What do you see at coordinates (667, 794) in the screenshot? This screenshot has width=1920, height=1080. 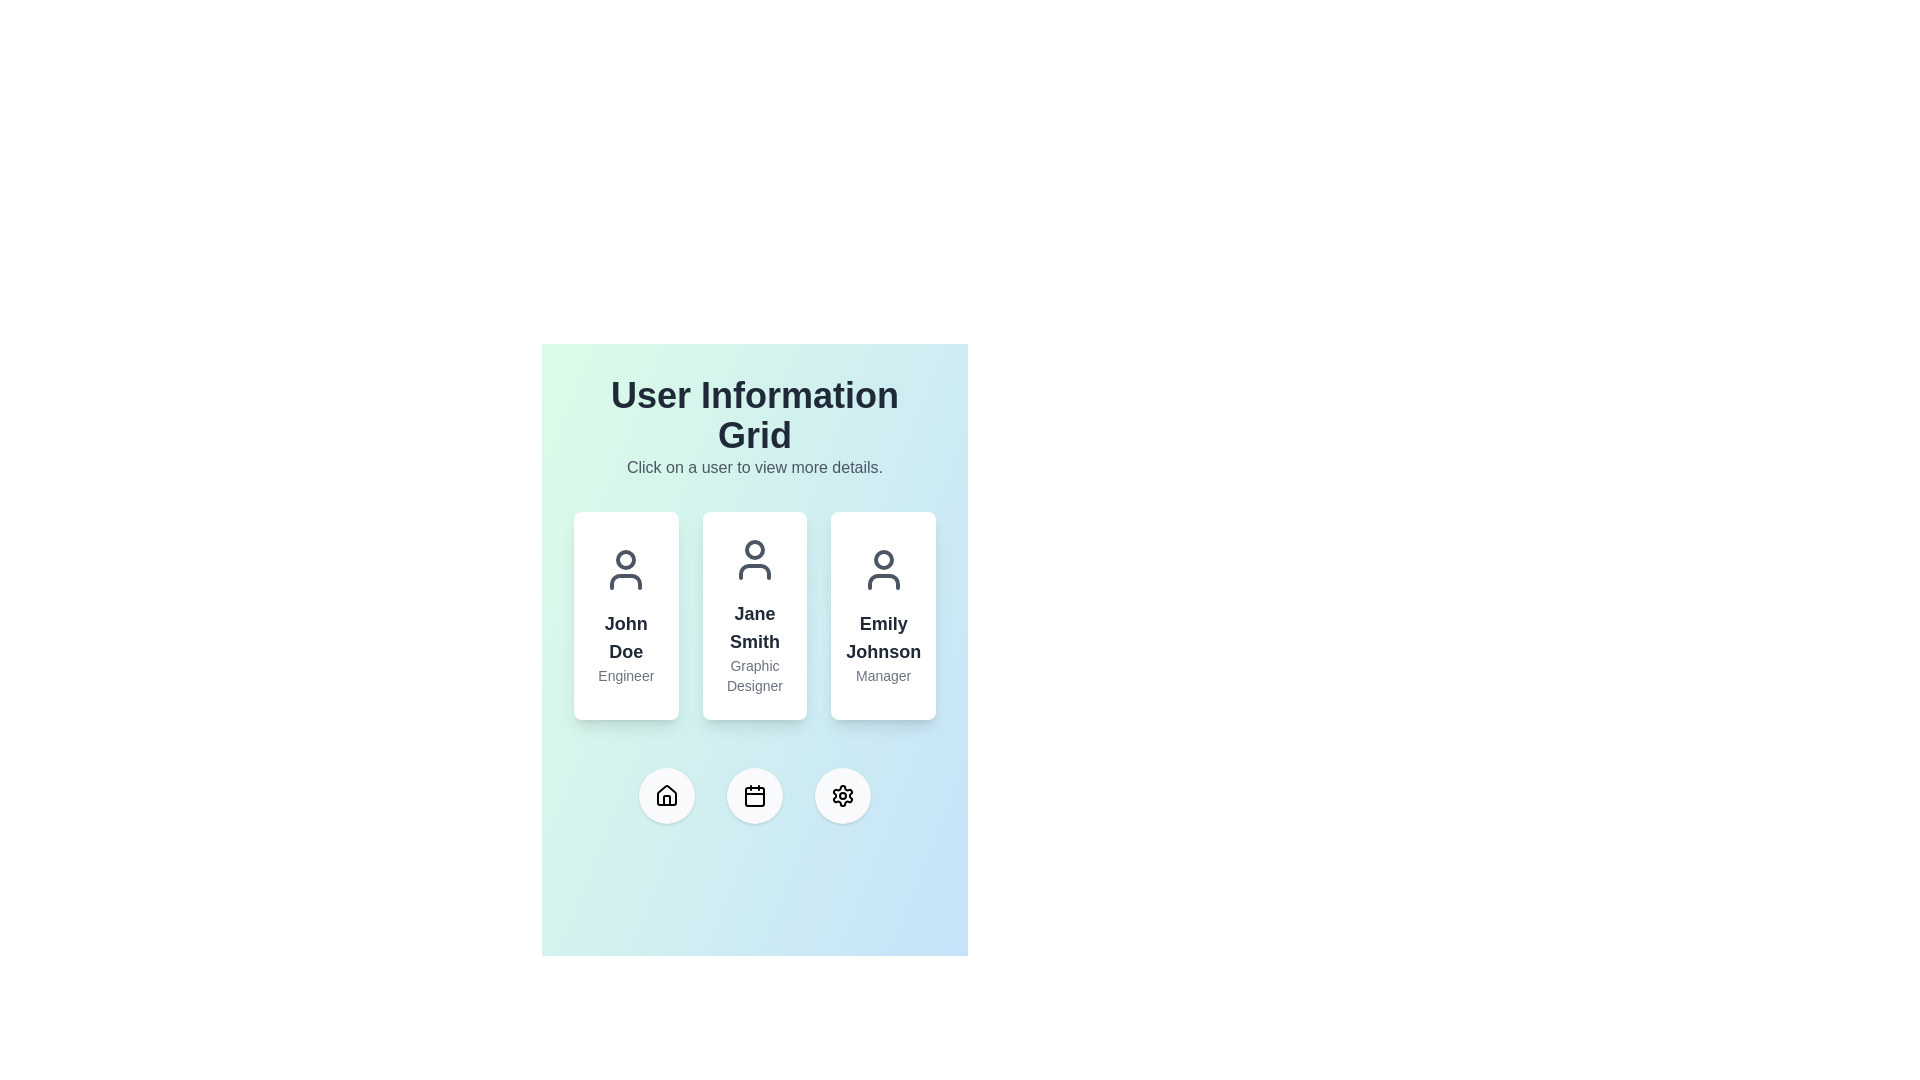 I see `the leftmost icon button represented by a vector SVG graphic of a house` at bounding box center [667, 794].